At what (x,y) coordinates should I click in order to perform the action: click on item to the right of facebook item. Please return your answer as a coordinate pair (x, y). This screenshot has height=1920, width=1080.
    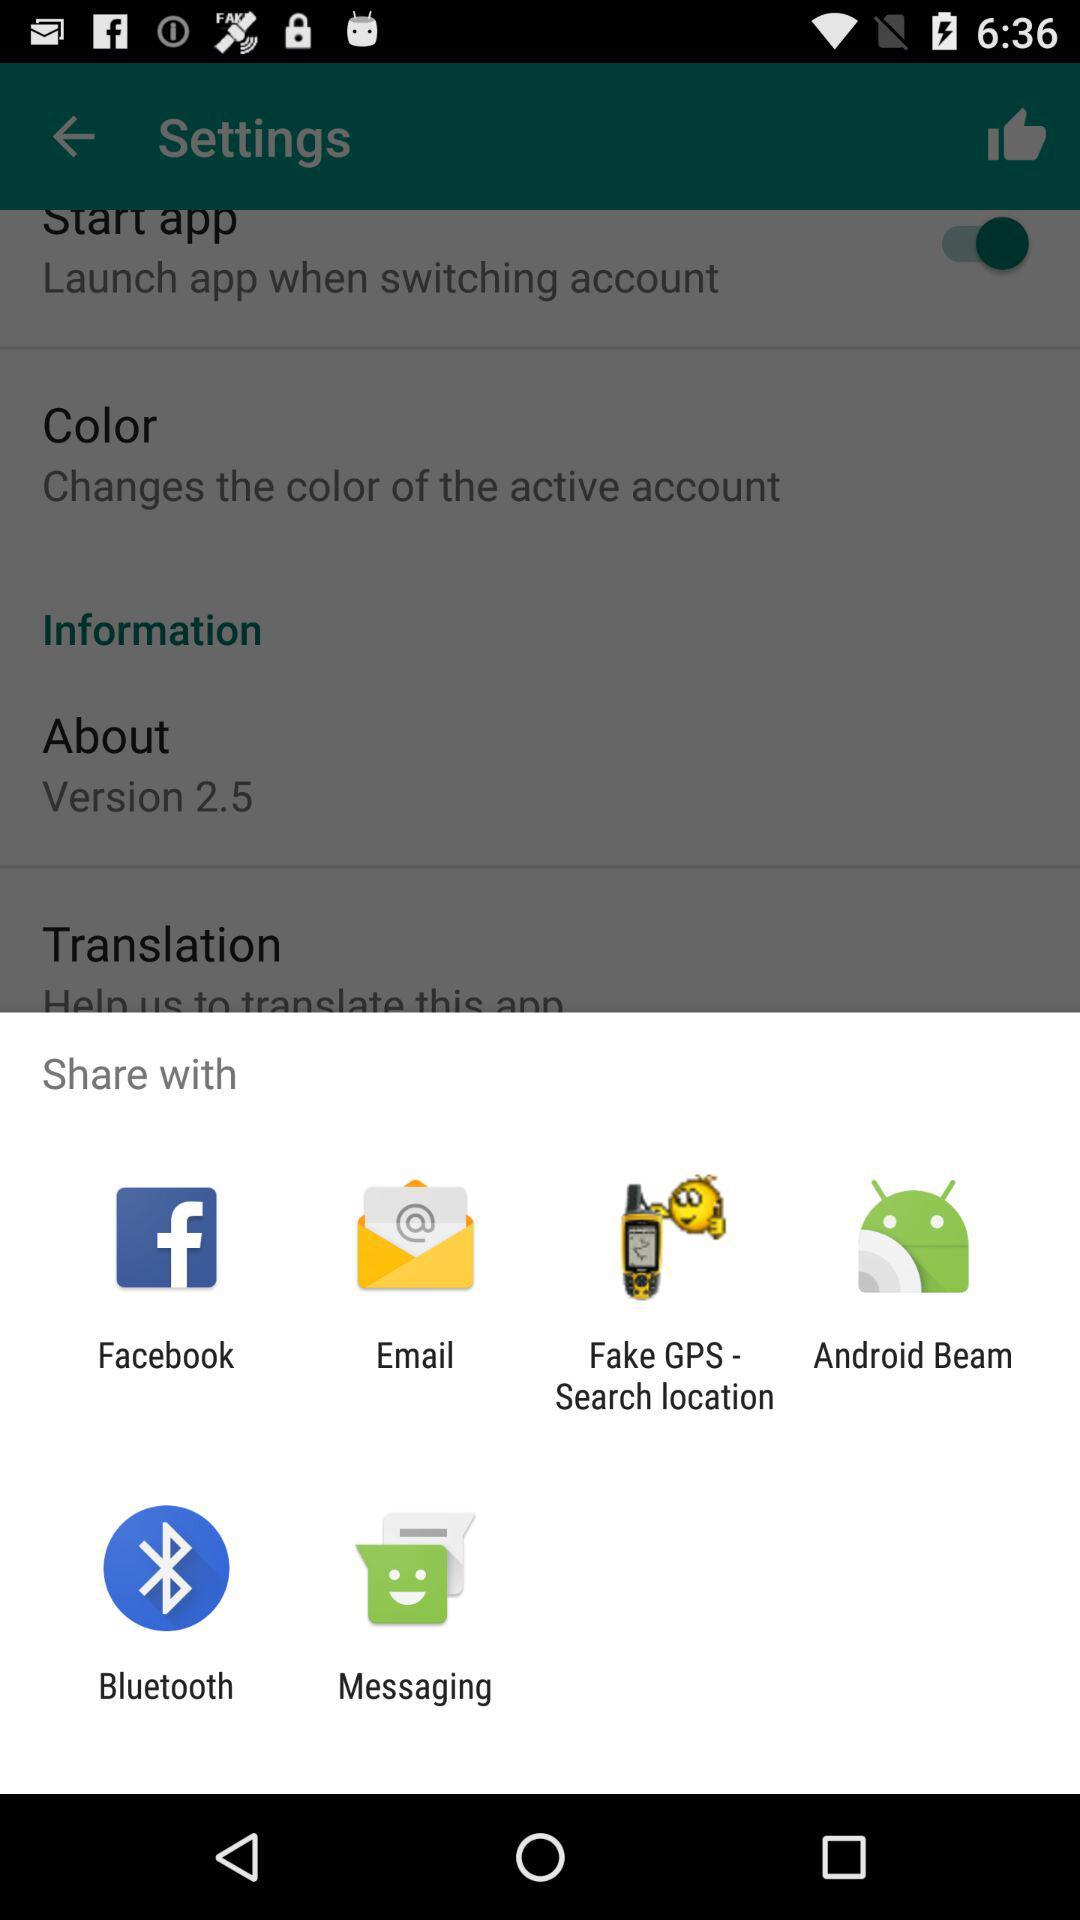
    Looking at the image, I should click on (414, 1374).